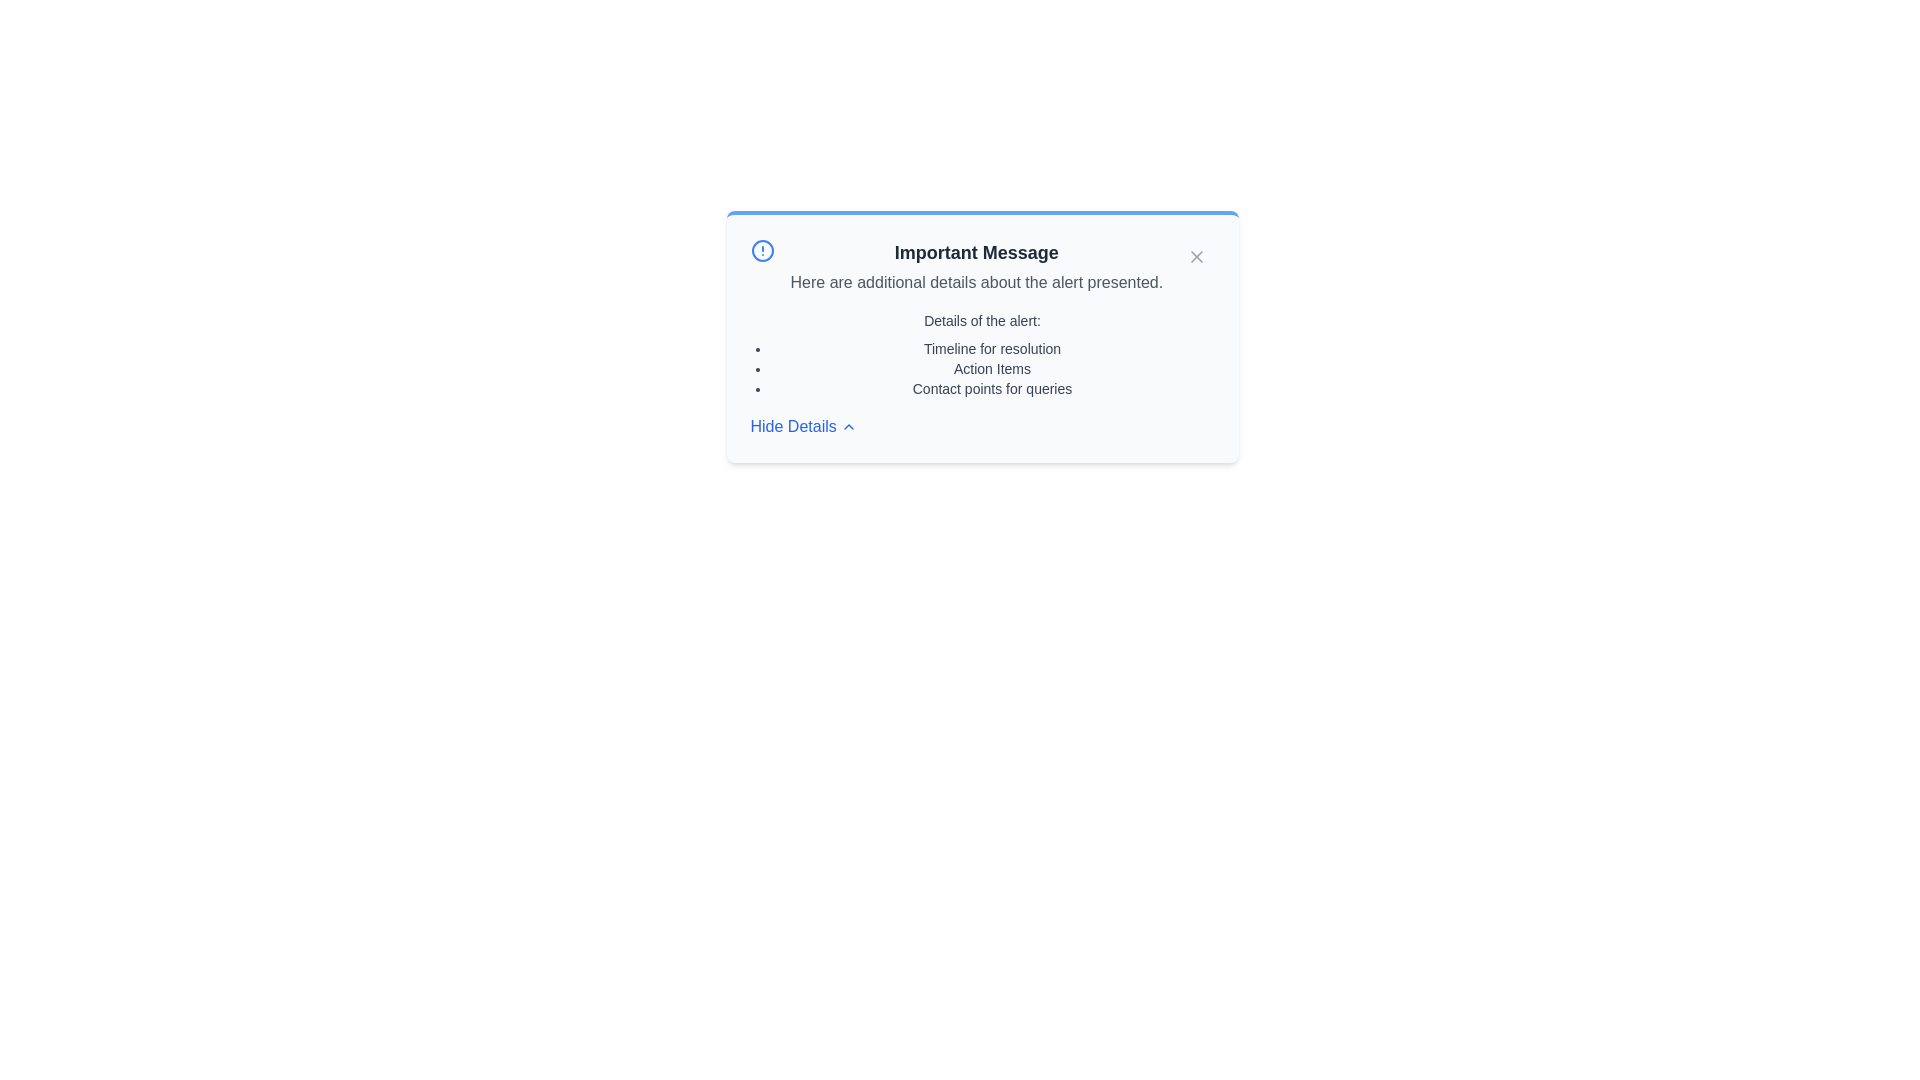 The width and height of the screenshot is (1920, 1080). I want to click on the close button located at the top-right corner of the card, adjacent to the title 'Important Message', so click(1196, 256).